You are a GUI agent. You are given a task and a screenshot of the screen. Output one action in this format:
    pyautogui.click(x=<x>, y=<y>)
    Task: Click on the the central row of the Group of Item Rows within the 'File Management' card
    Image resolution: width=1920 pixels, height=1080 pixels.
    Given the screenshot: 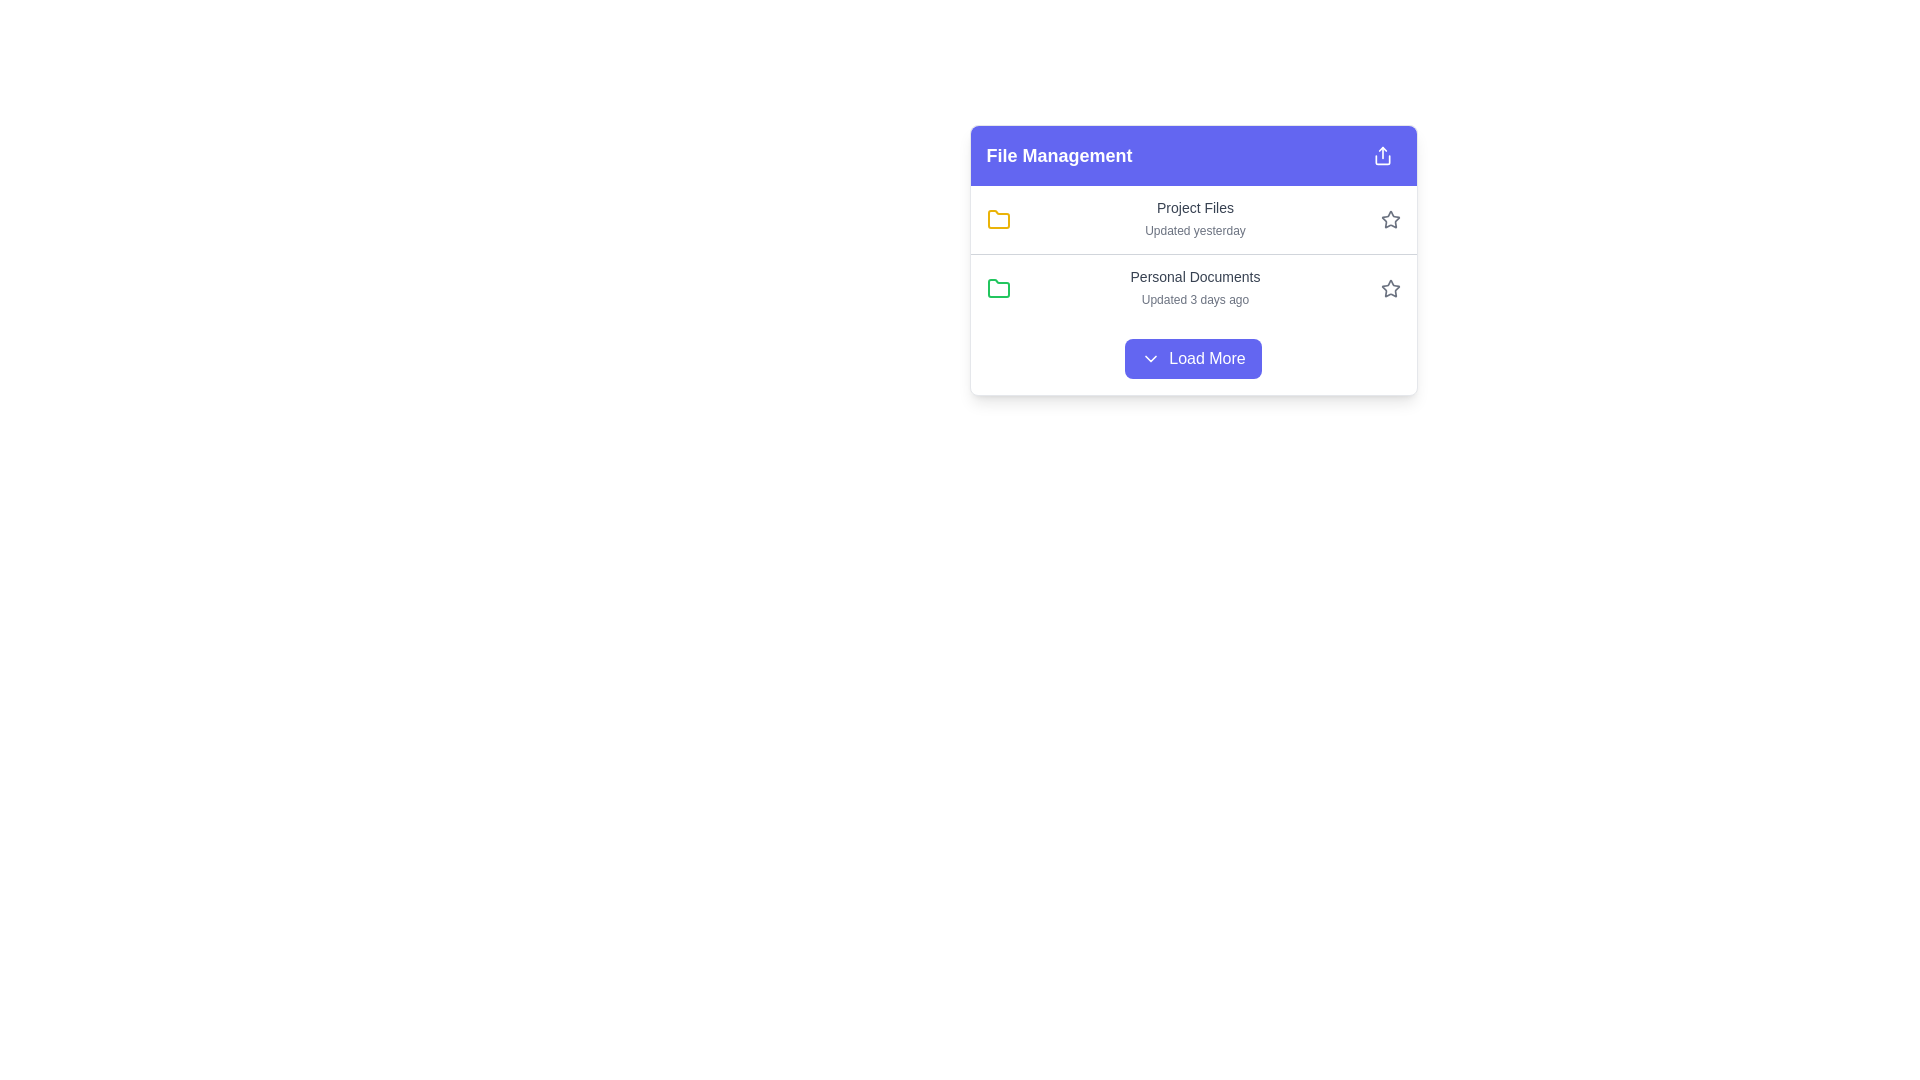 What is the action you would take?
    pyautogui.click(x=1193, y=253)
    